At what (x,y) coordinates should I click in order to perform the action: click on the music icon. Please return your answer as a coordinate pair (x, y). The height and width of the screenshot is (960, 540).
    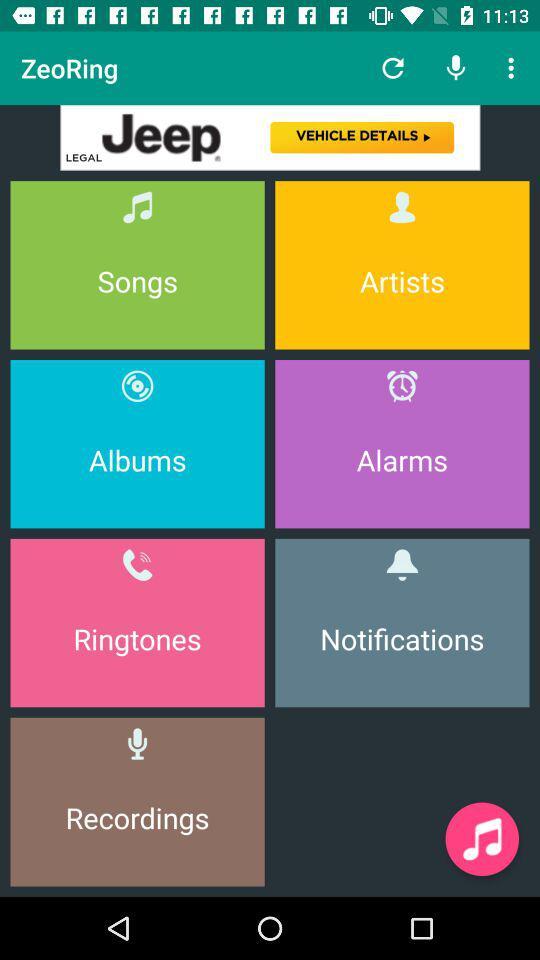
    Looking at the image, I should click on (481, 839).